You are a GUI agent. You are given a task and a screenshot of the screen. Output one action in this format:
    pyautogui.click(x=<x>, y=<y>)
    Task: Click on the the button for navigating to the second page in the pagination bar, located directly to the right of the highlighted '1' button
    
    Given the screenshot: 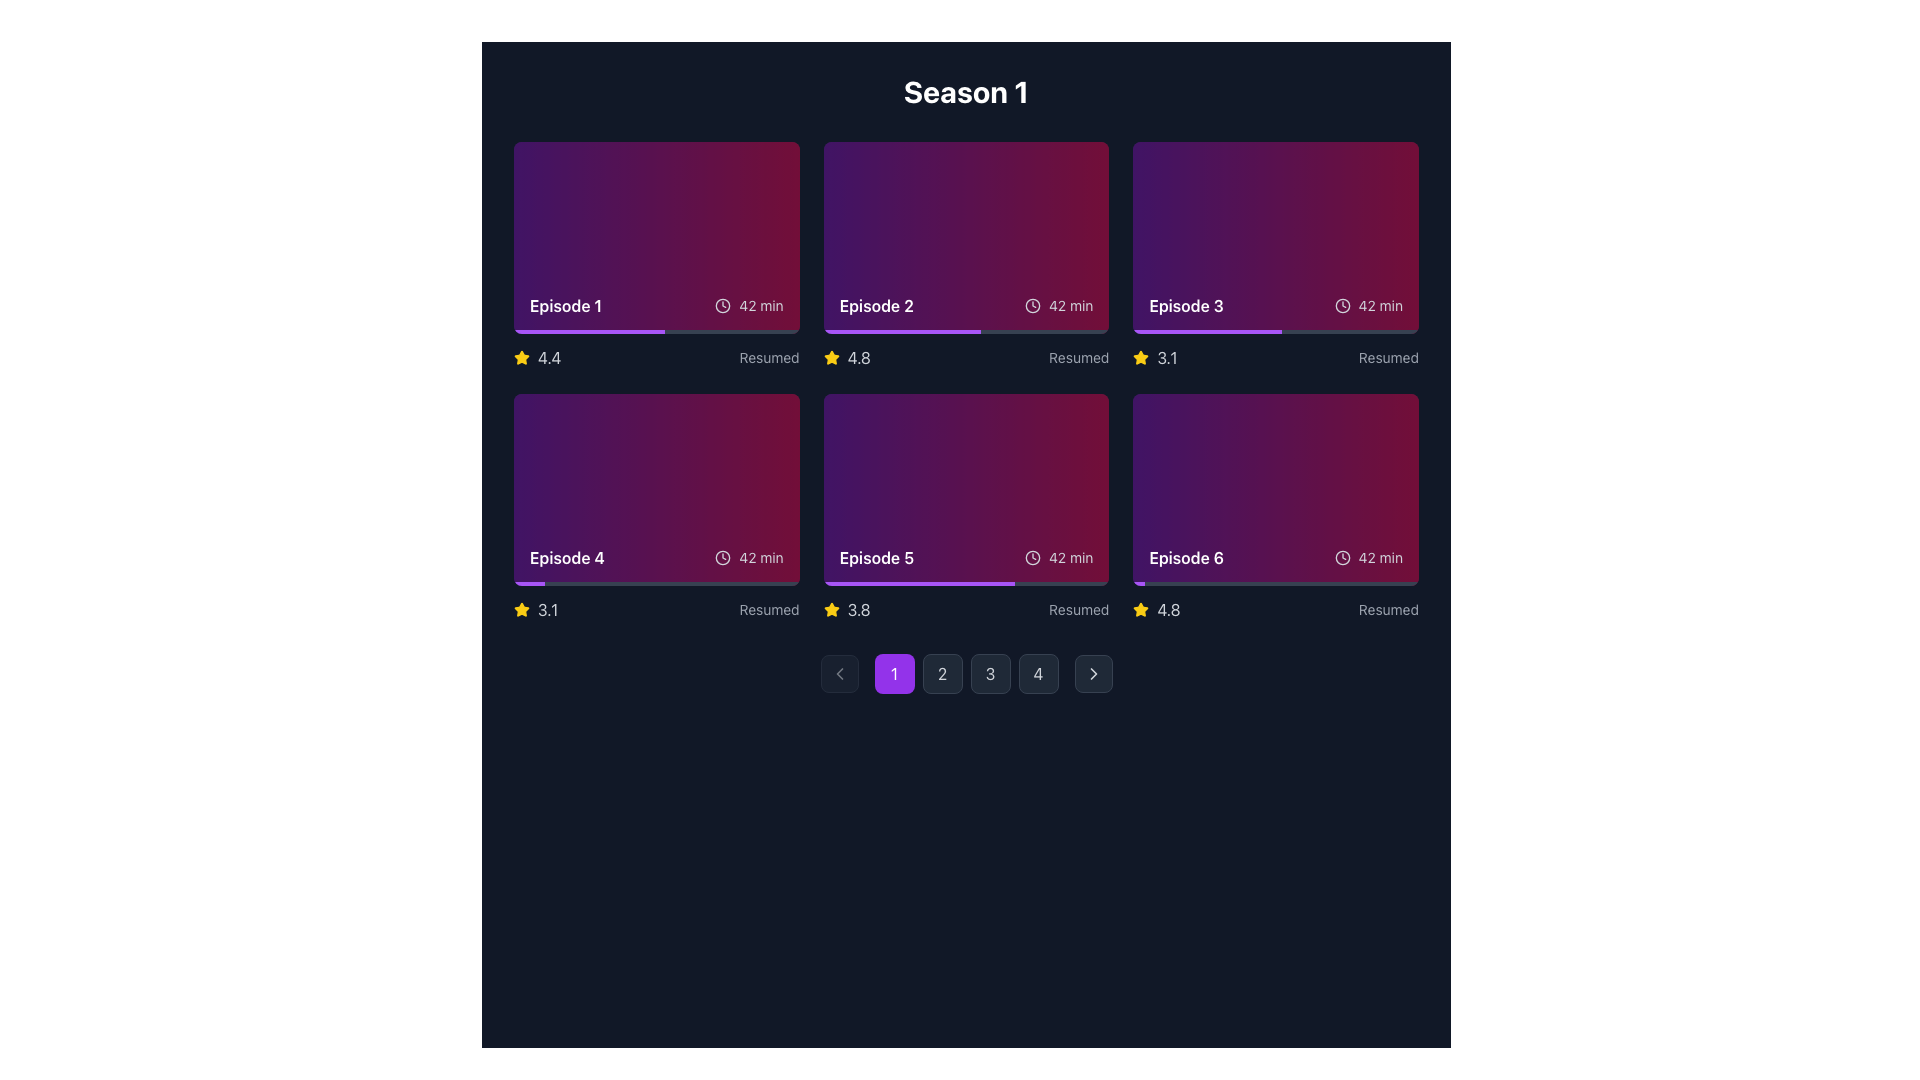 What is the action you would take?
    pyautogui.click(x=966, y=674)
    